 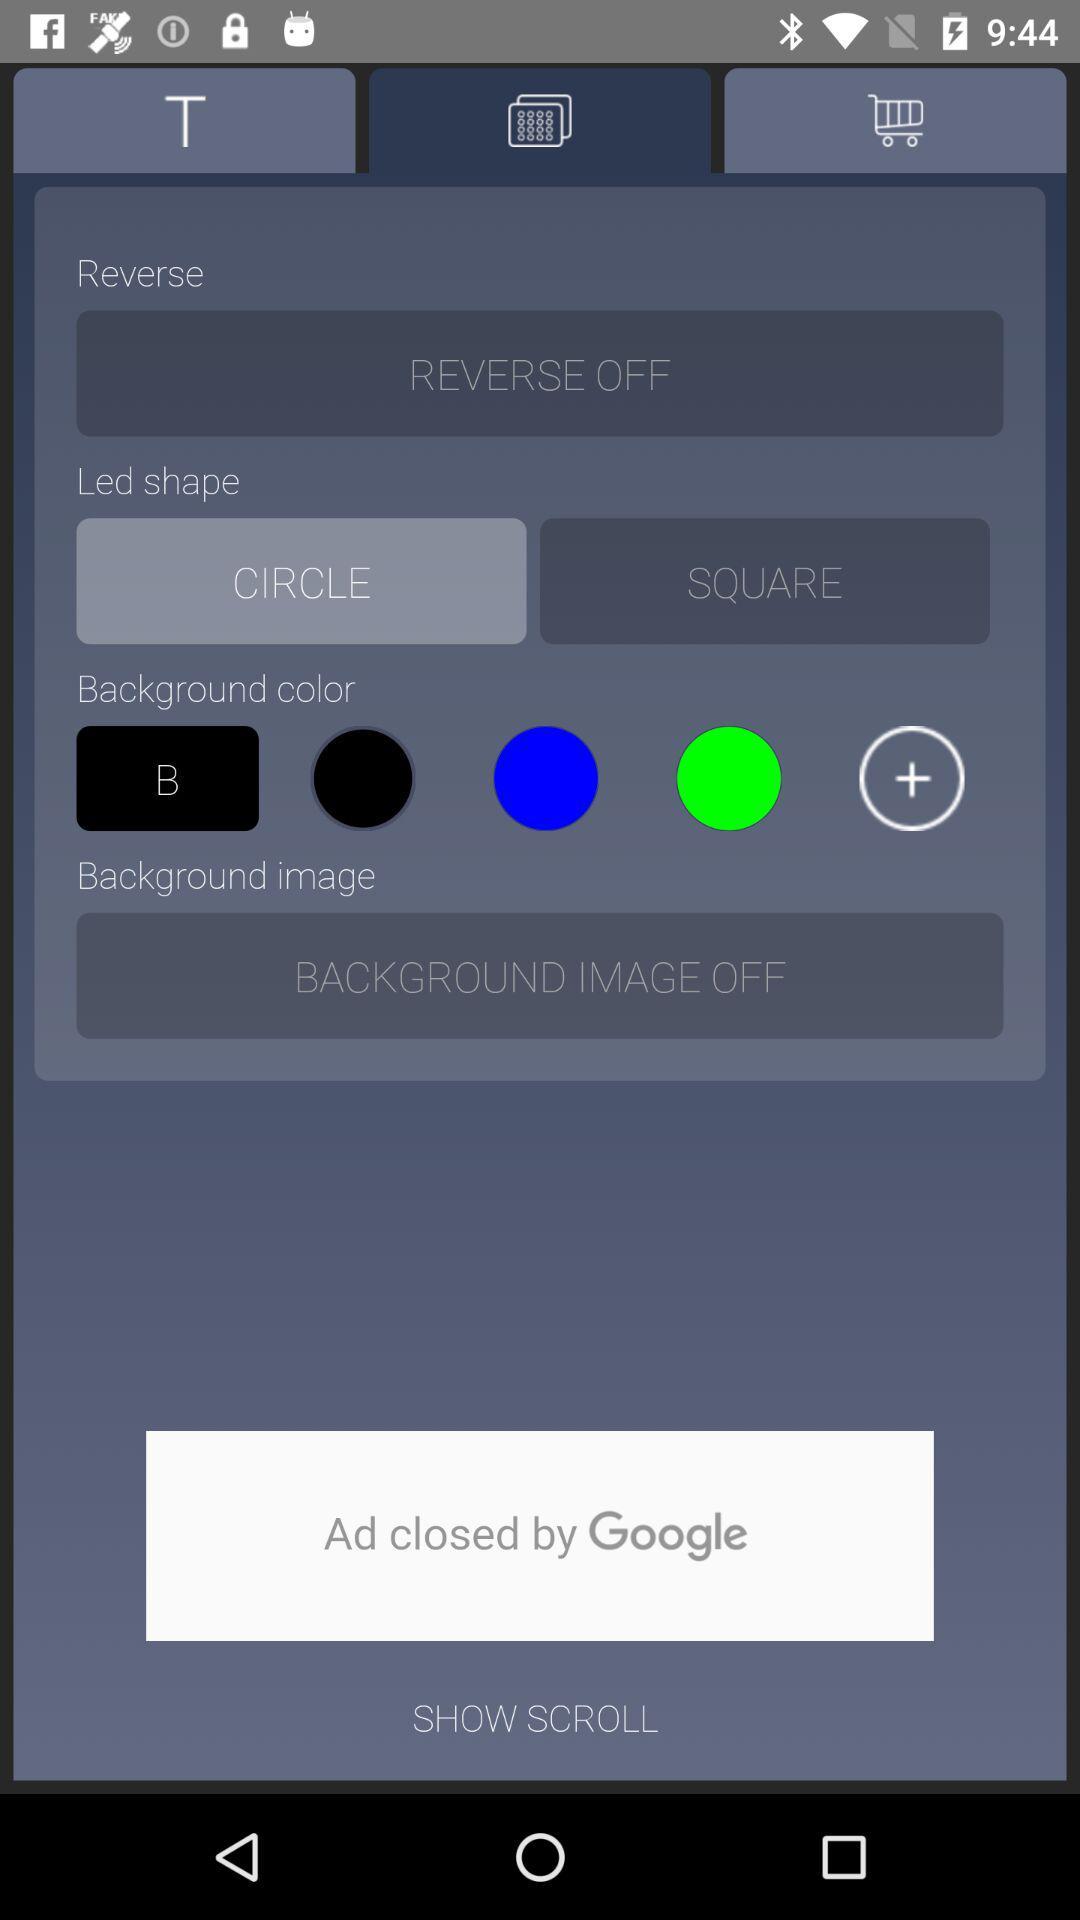 I want to click on the cart icon, so click(x=894, y=119).